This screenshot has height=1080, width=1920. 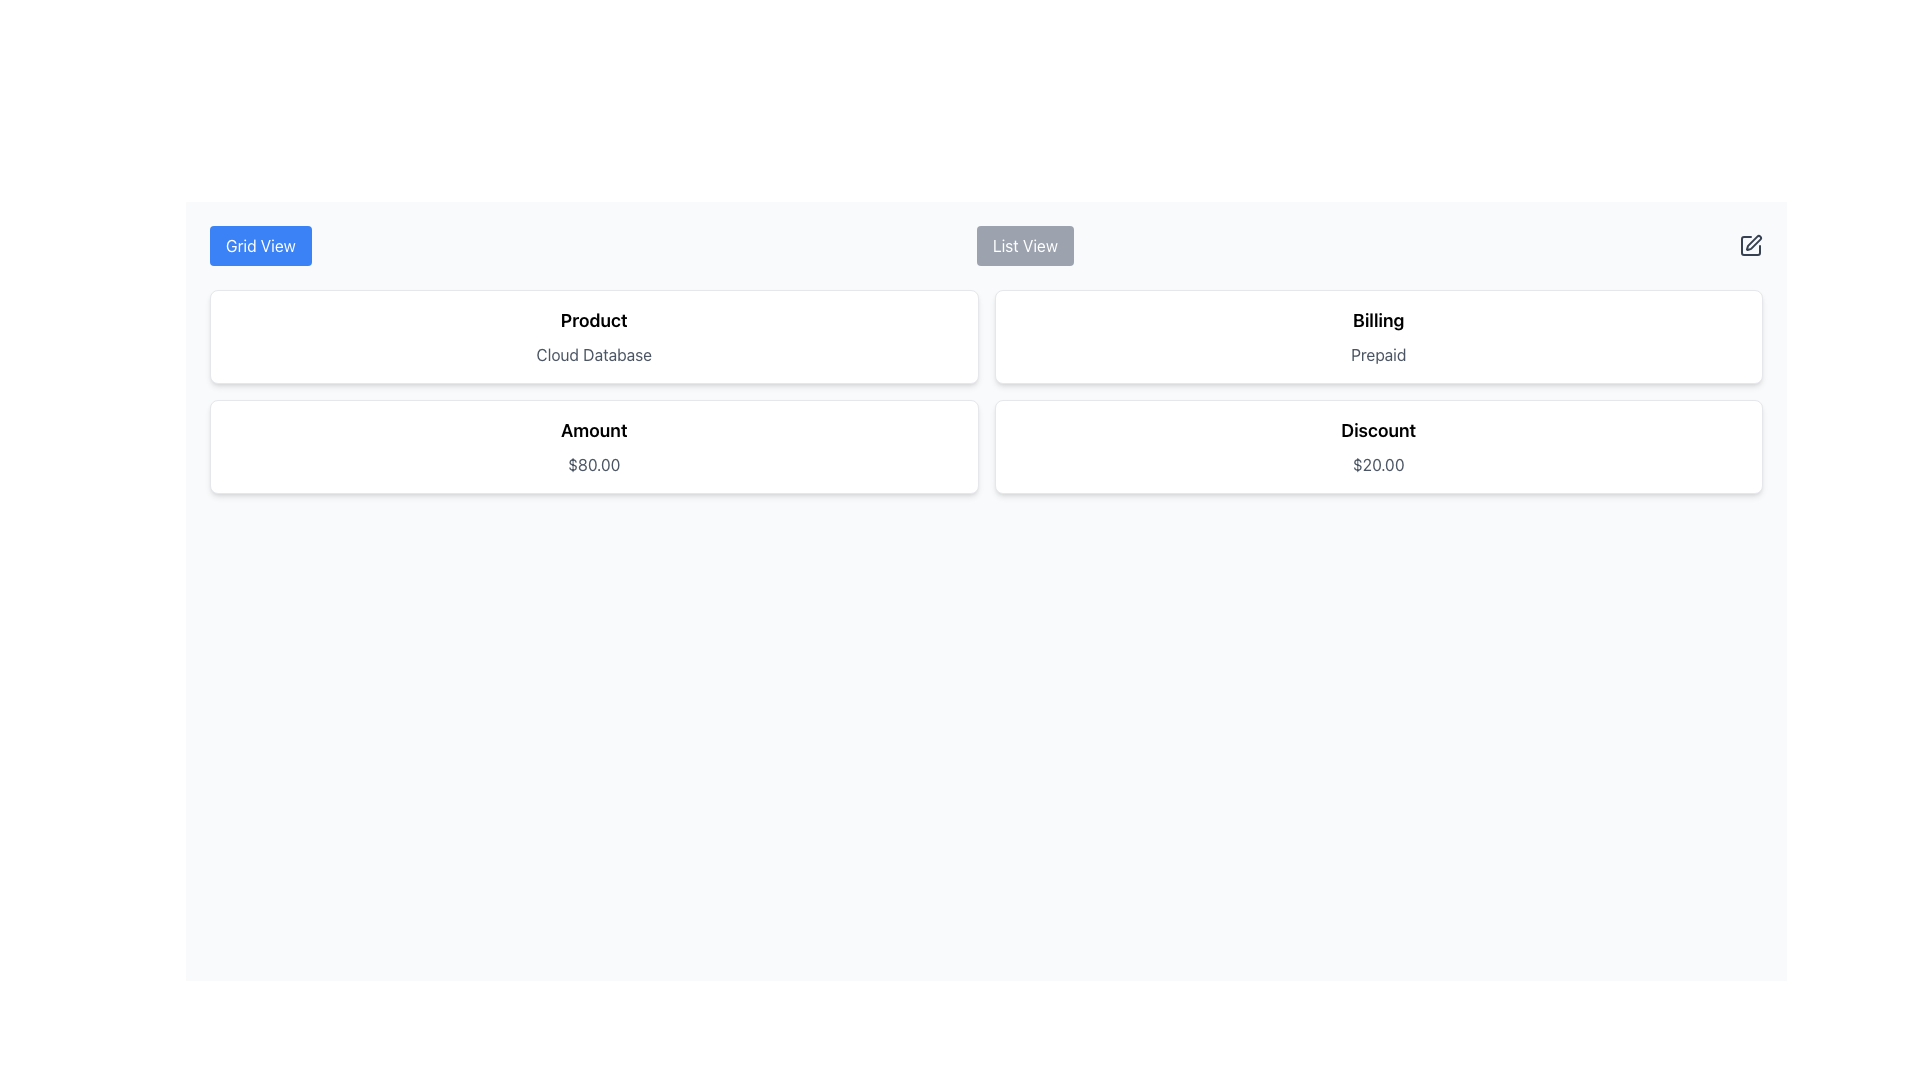 I want to click on the Content Display Box element labeled 'Billing' which contains the subtitle 'Prepaid', so click(x=1377, y=335).